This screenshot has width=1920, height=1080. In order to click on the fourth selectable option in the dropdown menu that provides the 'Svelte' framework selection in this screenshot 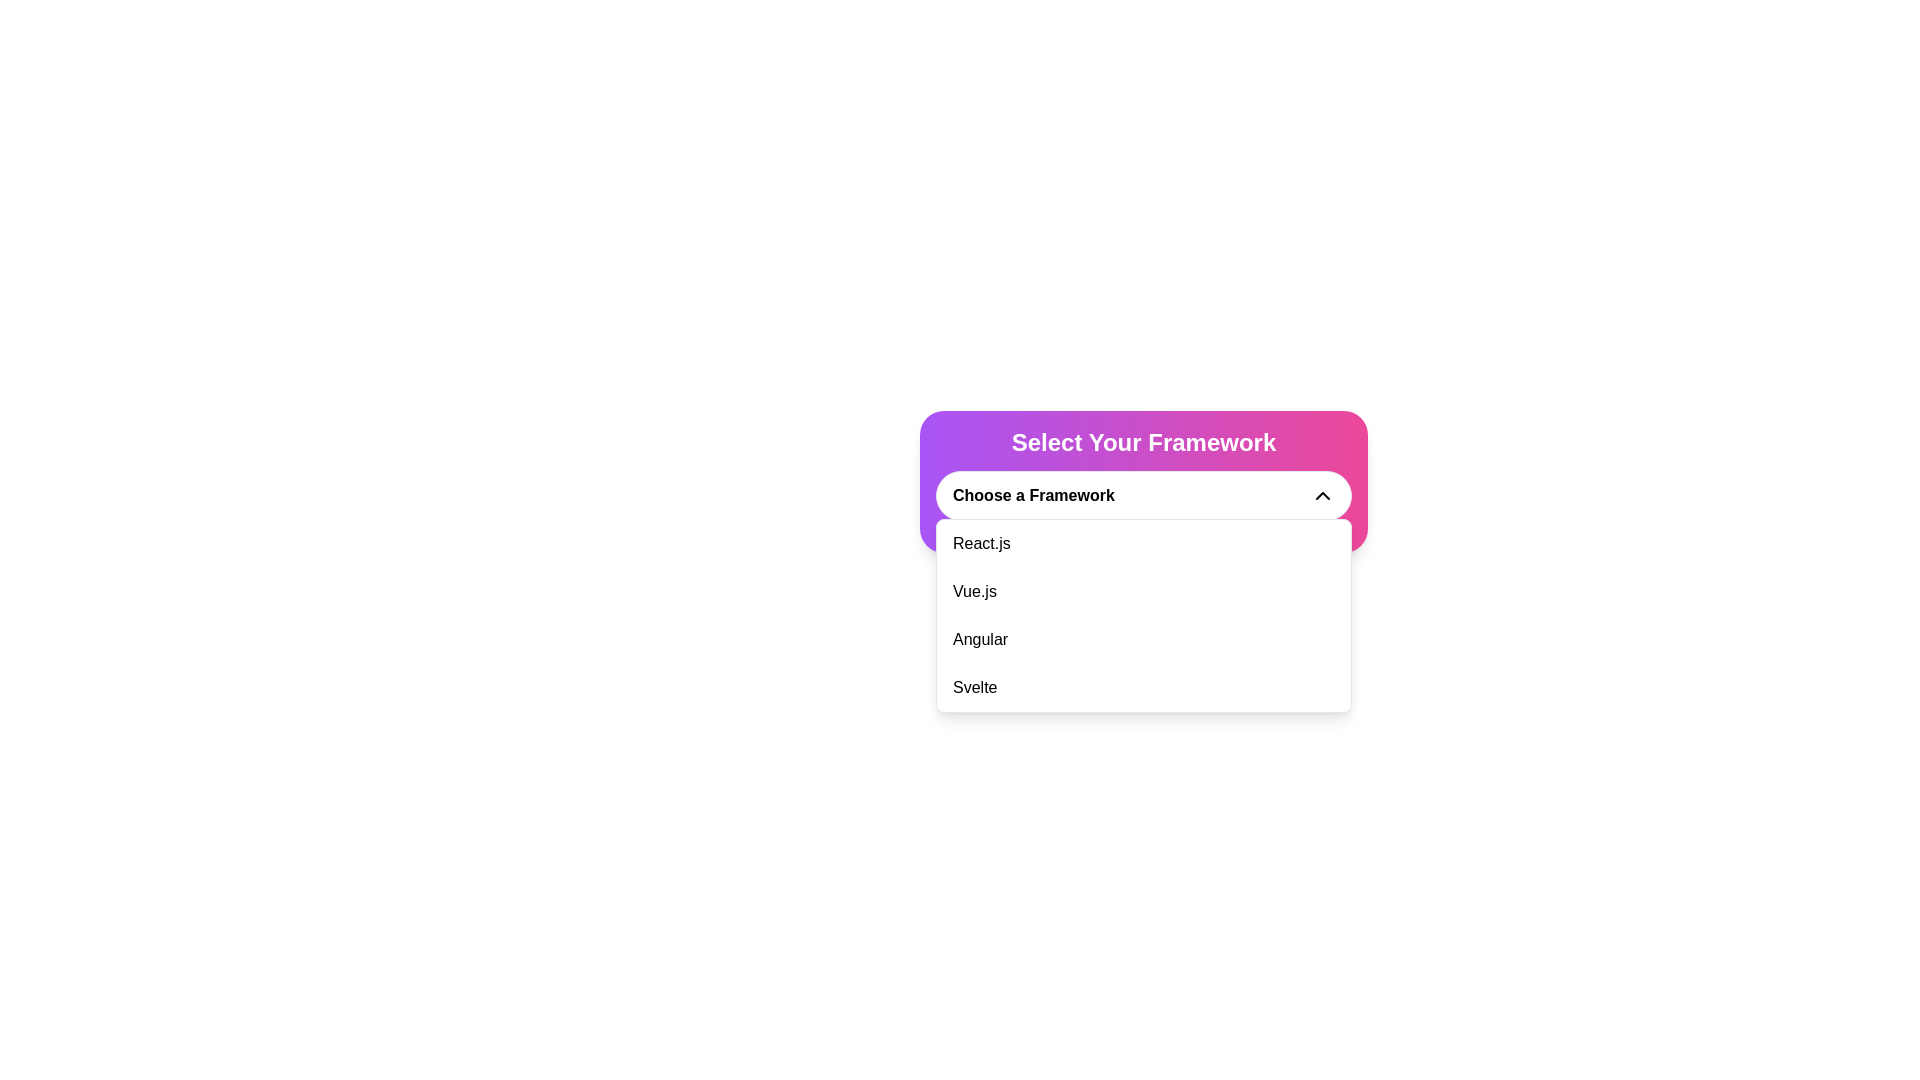, I will do `click(1143, 686)`.